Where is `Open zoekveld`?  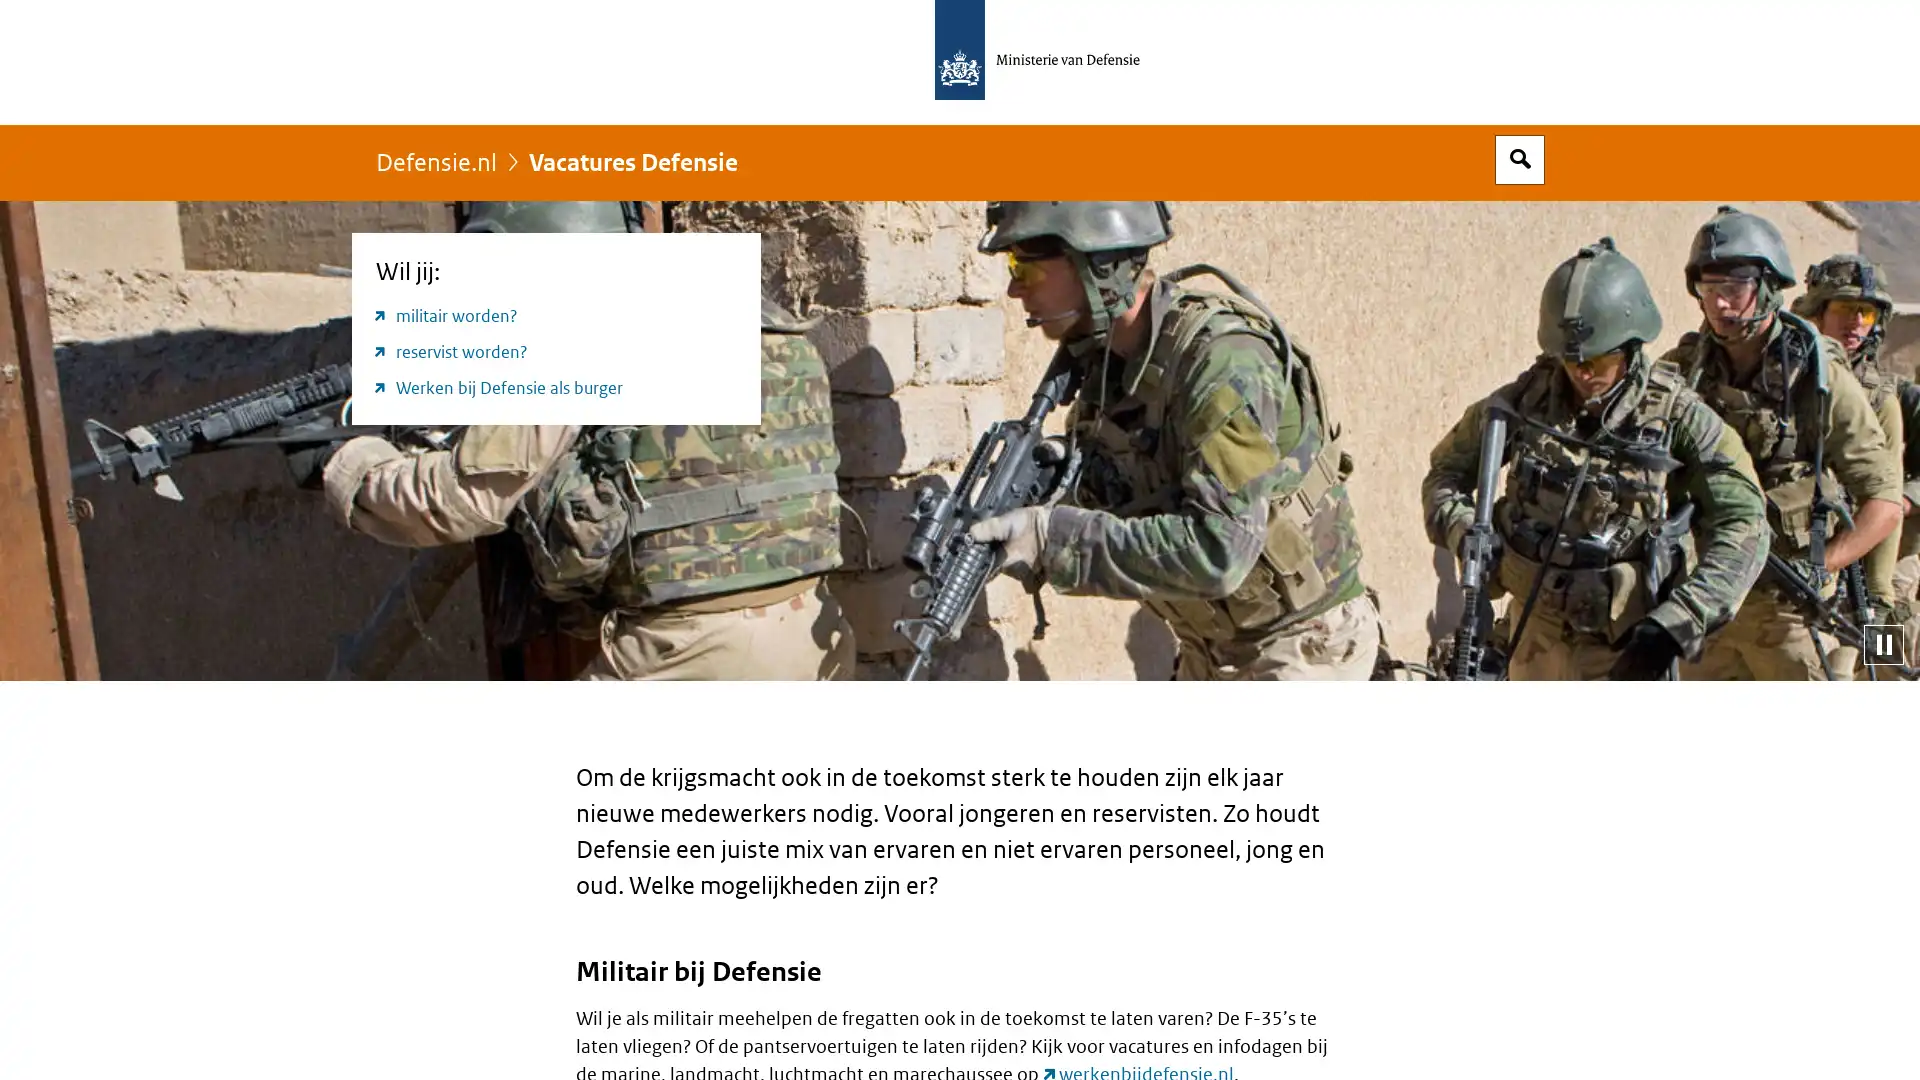 Open zoekveld is located at coordinates (1520, 158).